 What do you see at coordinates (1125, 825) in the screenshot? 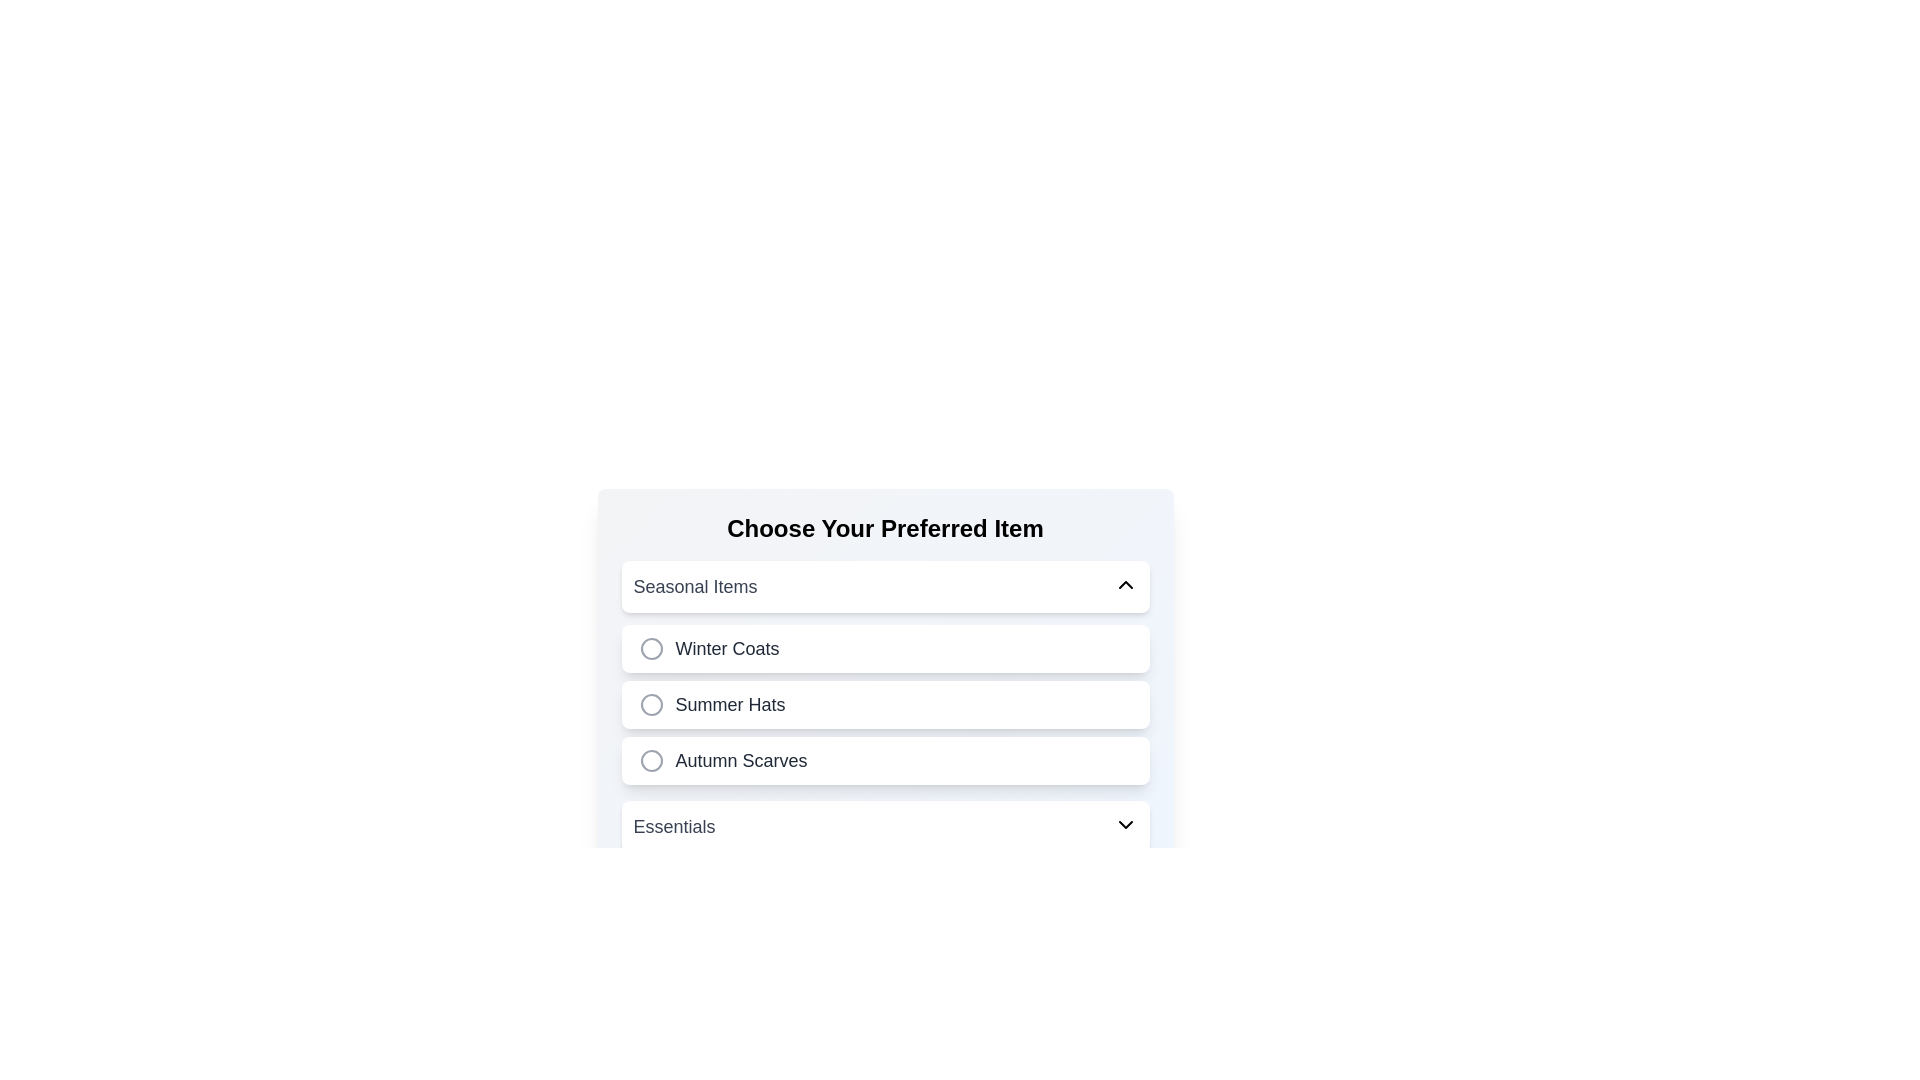
I see `the expand/collapse icon on the far-right side of the 'Essentials' section` at bounding box center [1125, 825].